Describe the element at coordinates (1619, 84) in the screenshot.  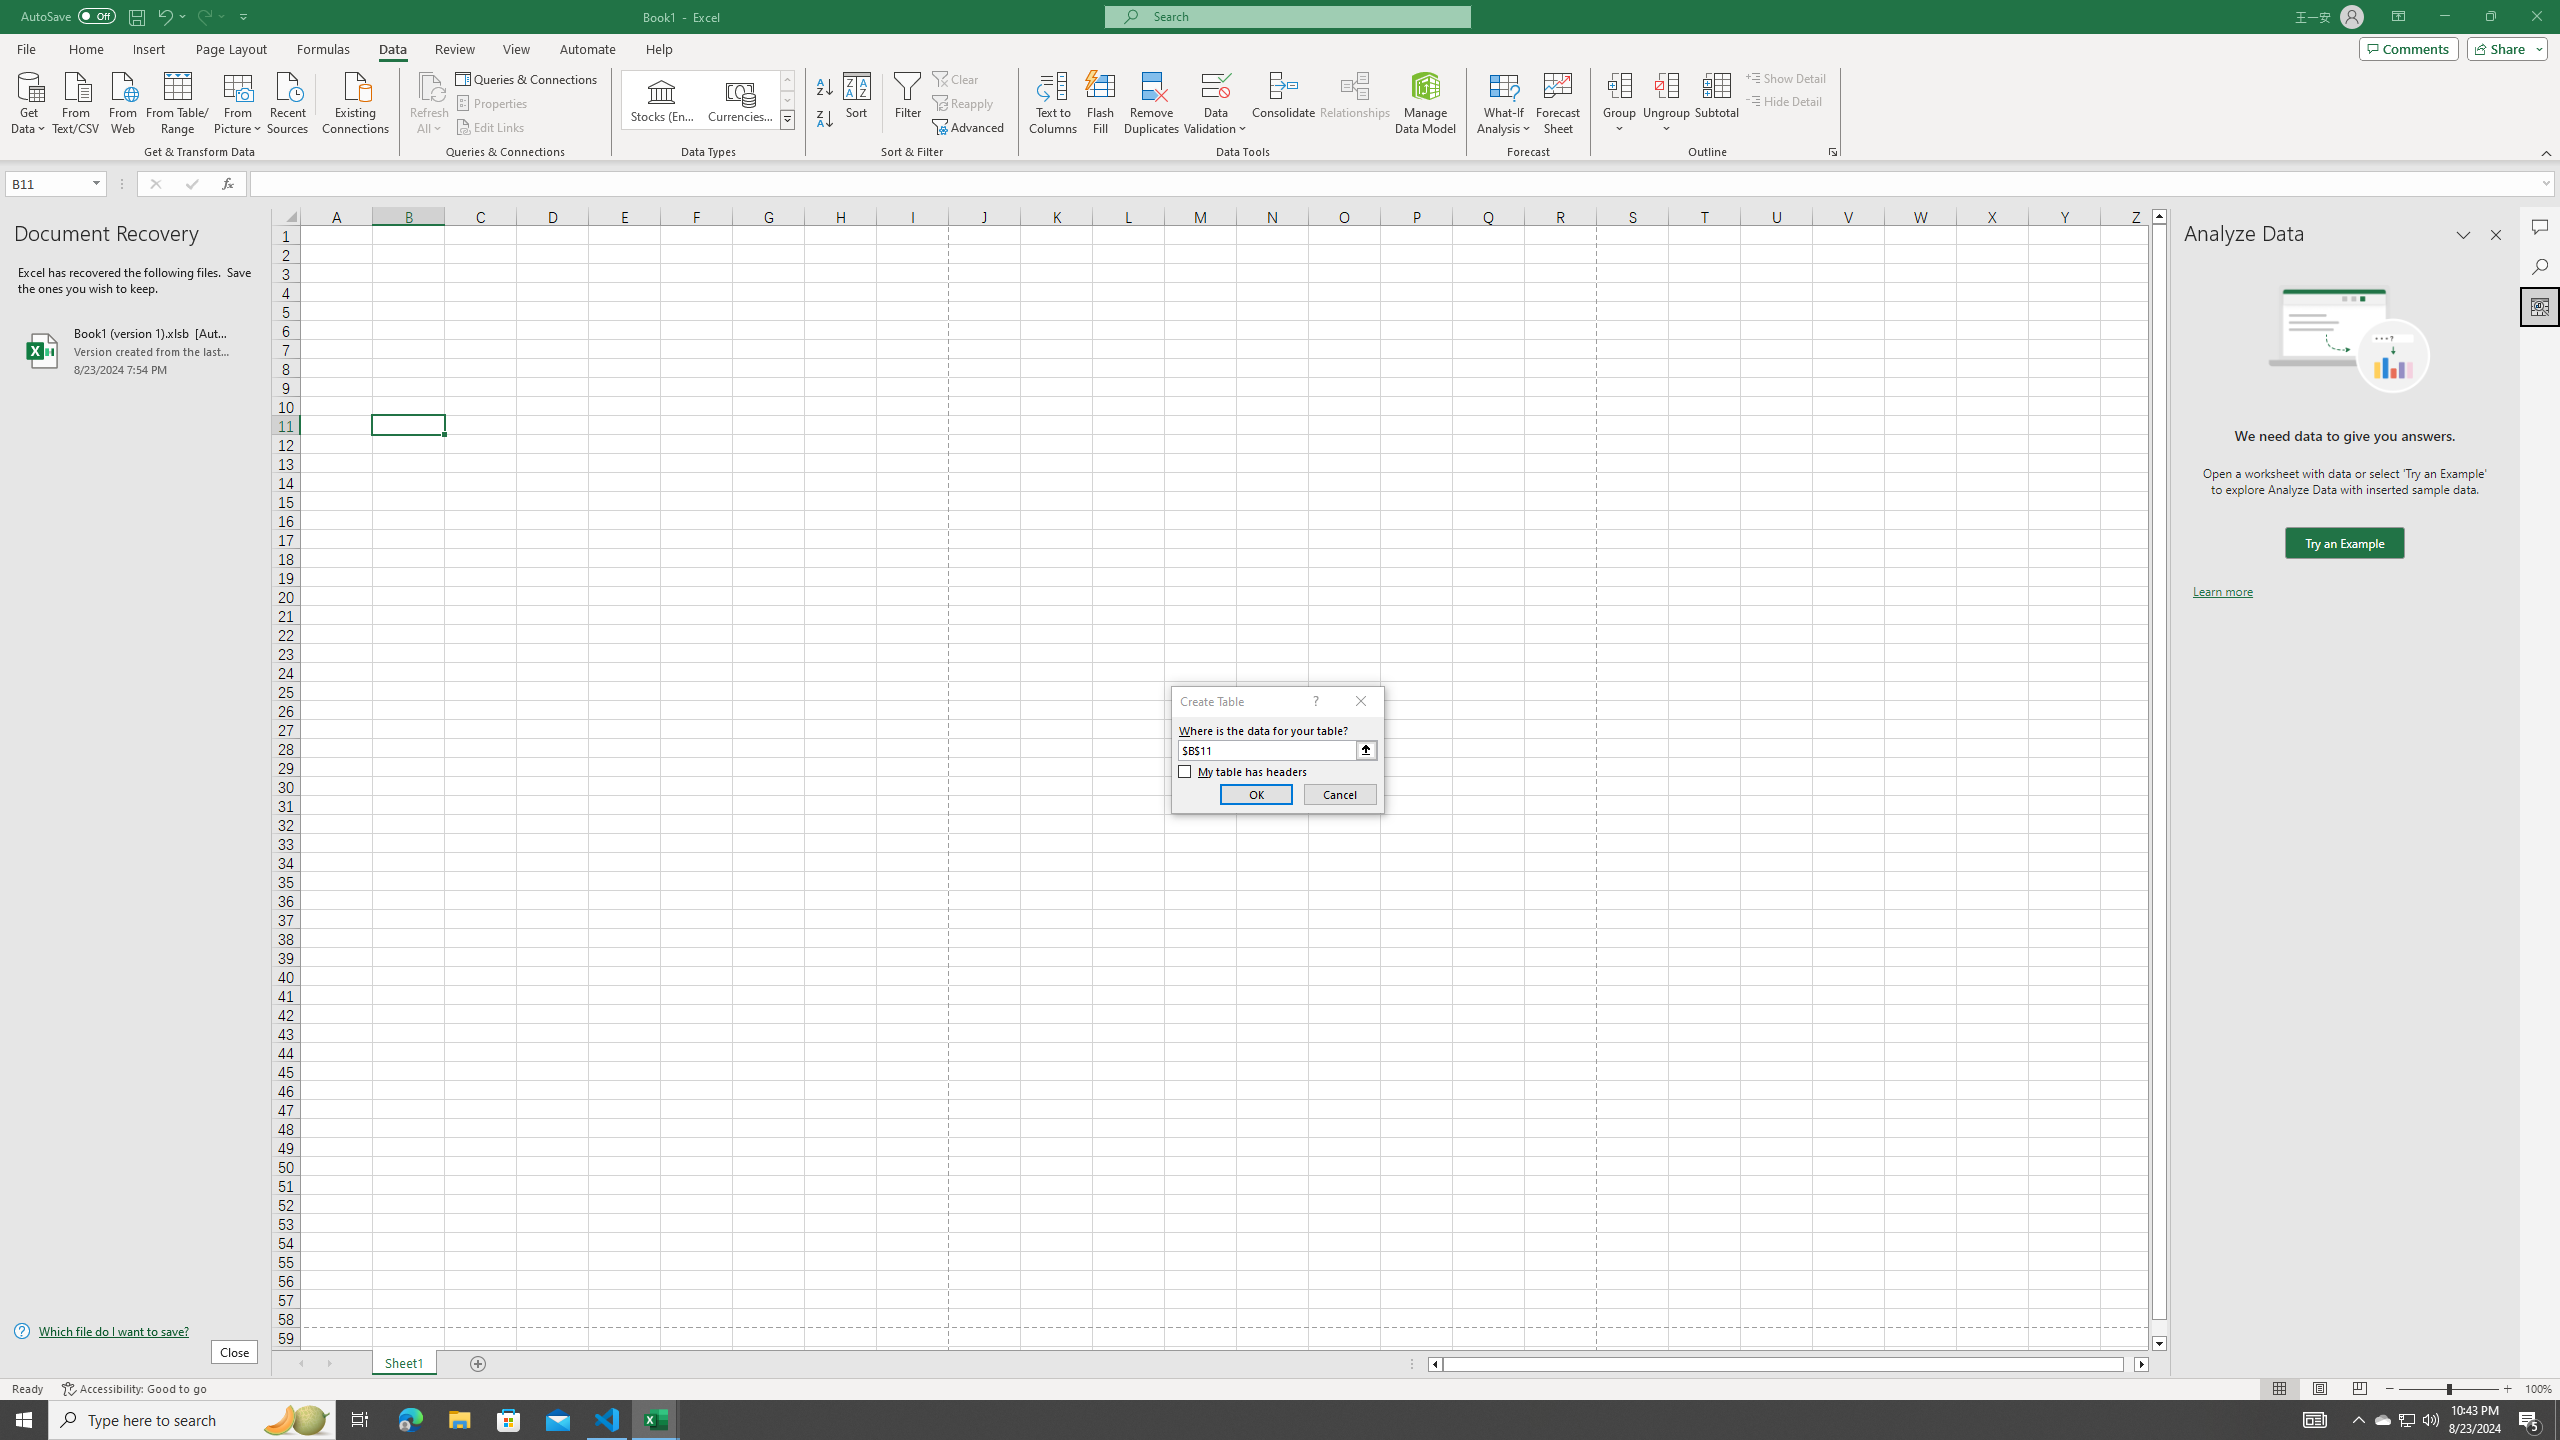
I see `'Group...'` at that location.